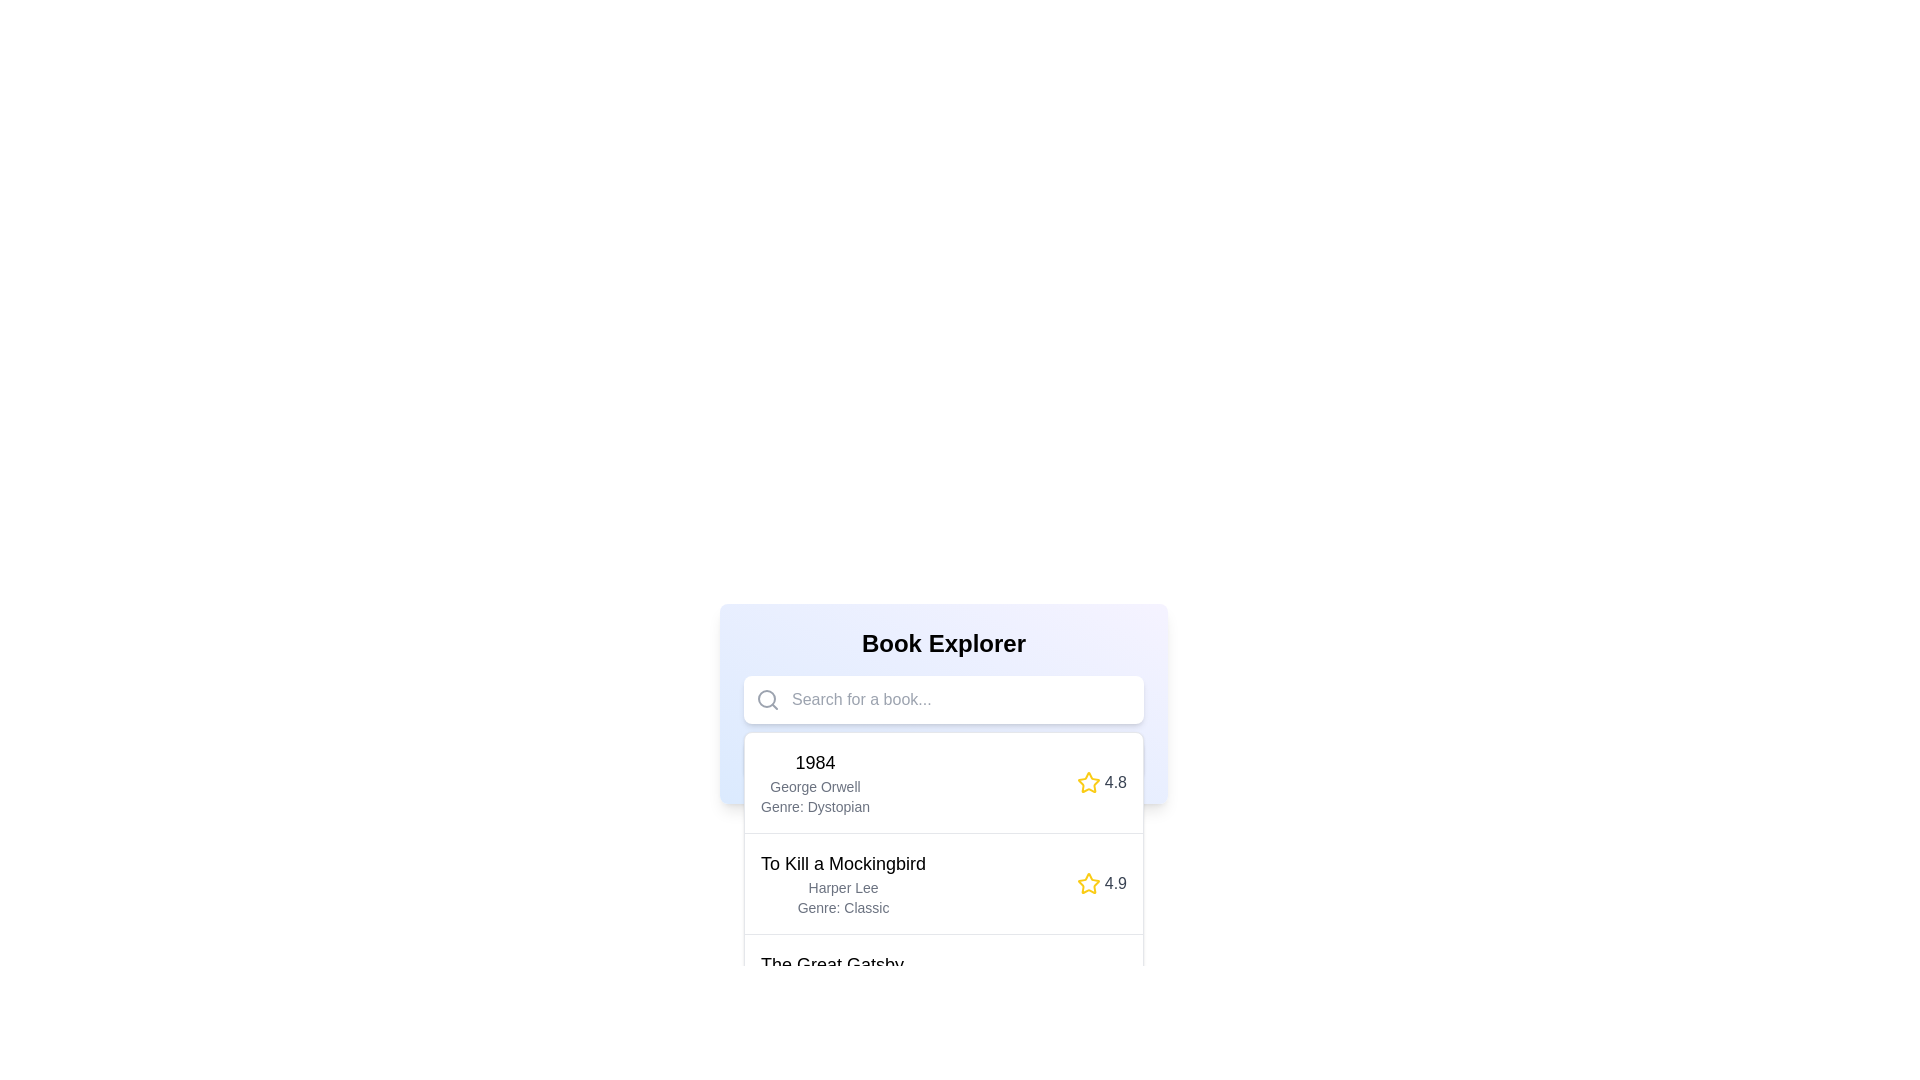  Describe the element at coordinates (815, 763) in the screenshot. I see `the bold text label displaying the title '1984' located in the upper left part of the first book entry under the 'Book Explorer' header` at that location.